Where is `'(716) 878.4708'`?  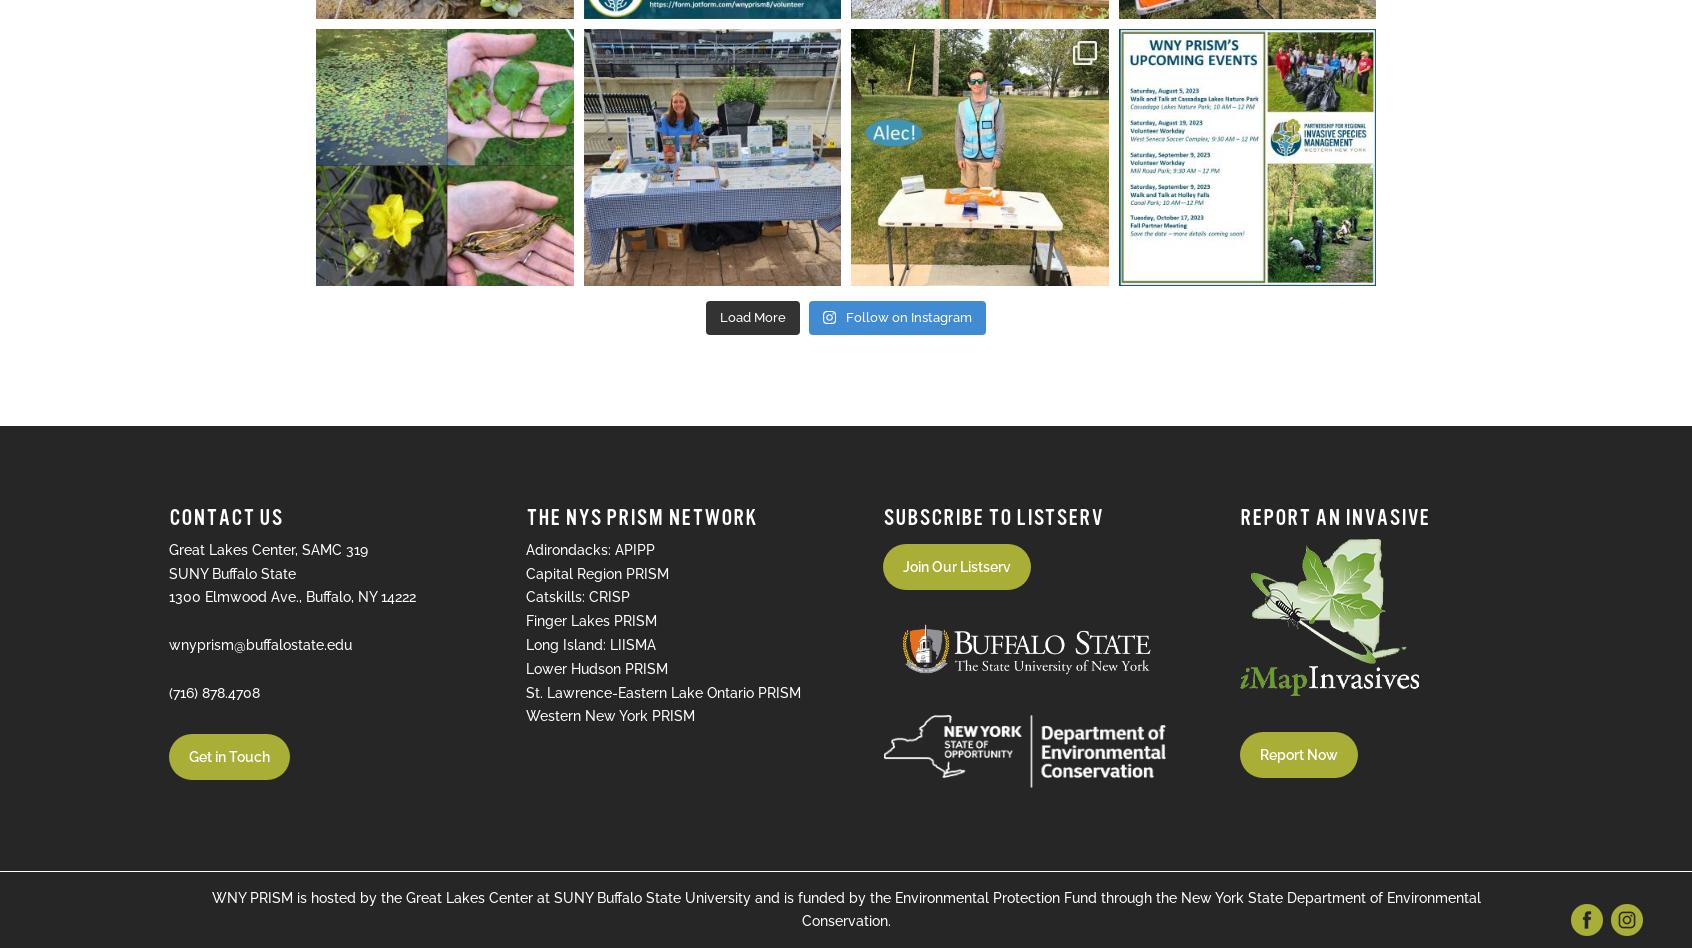
'(716) 878.4708' is located at coordinates (214, 691).